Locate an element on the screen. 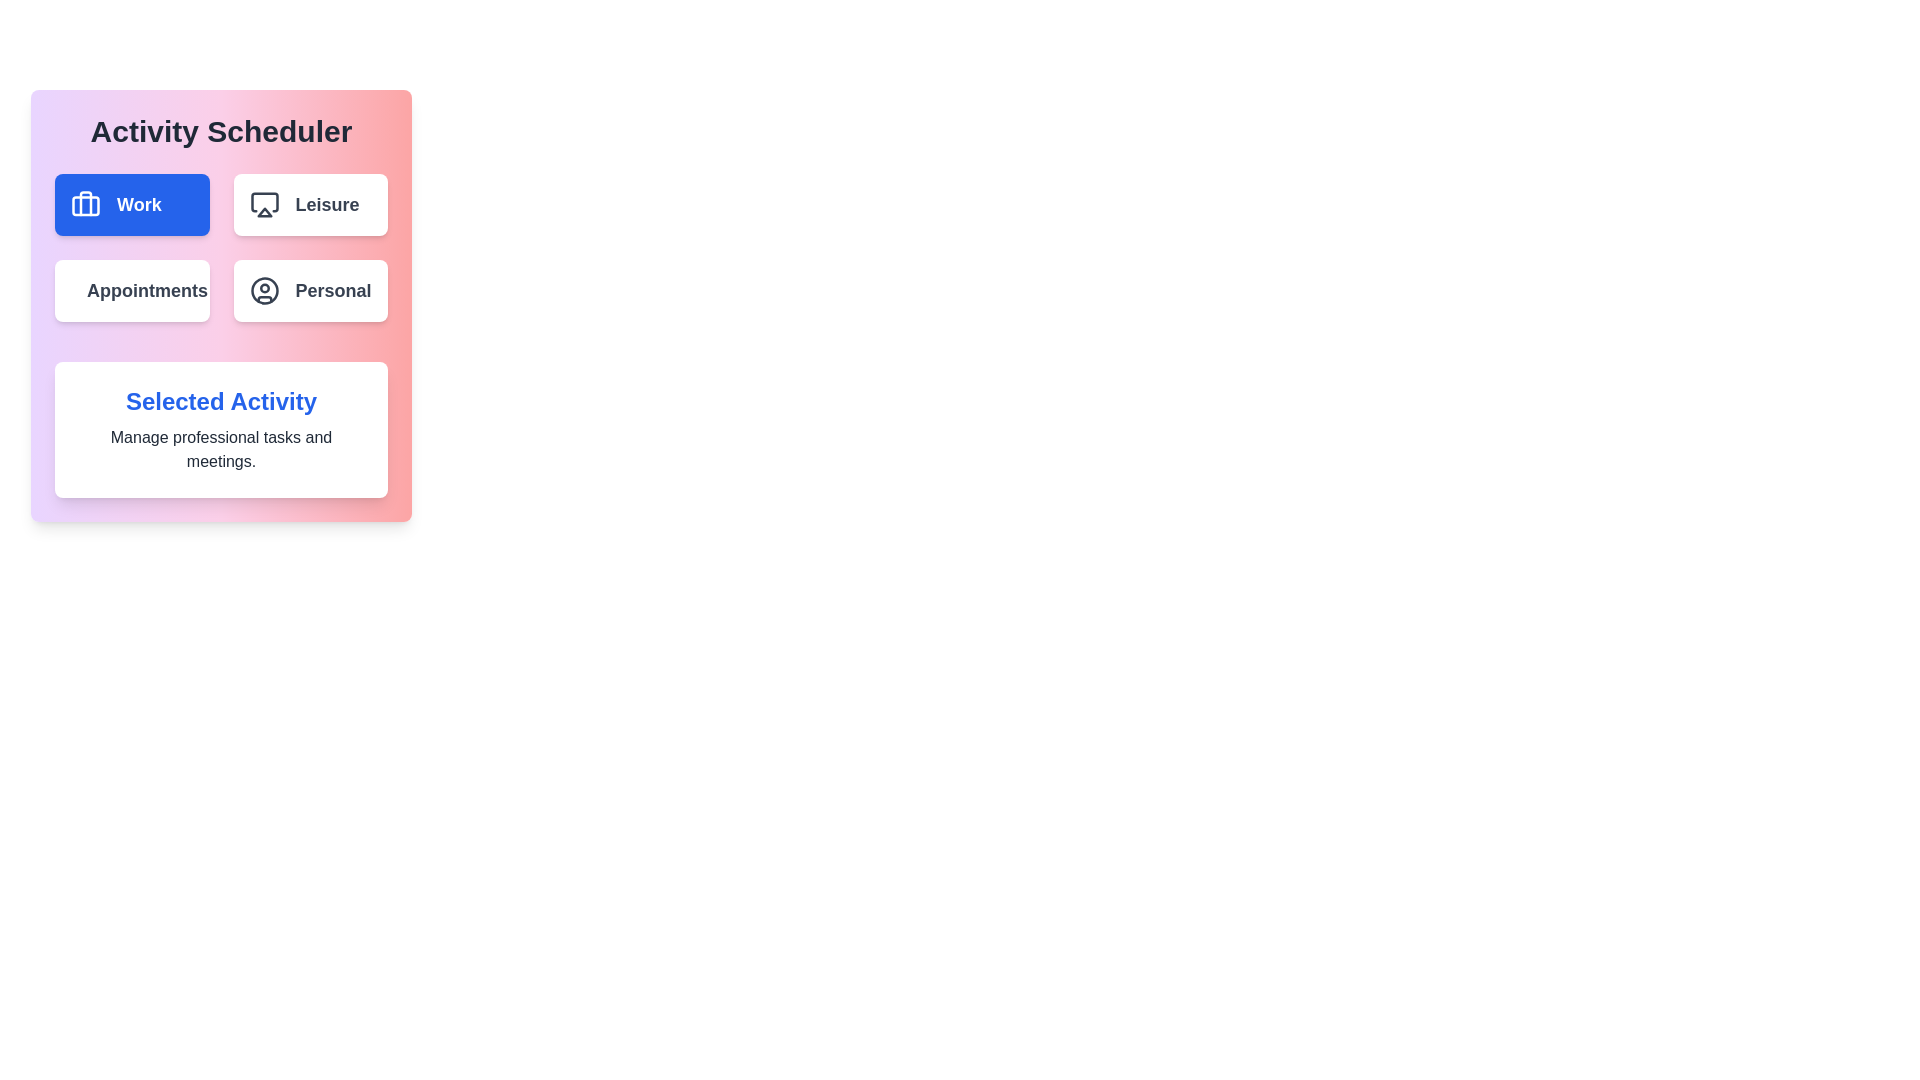 This screenshot has width=1920, height=1080. the 'Work' activity icon located in the top-left button of the 2x2 grid on the 'Activity Scheduler' card is located at coordinates (85, 204).